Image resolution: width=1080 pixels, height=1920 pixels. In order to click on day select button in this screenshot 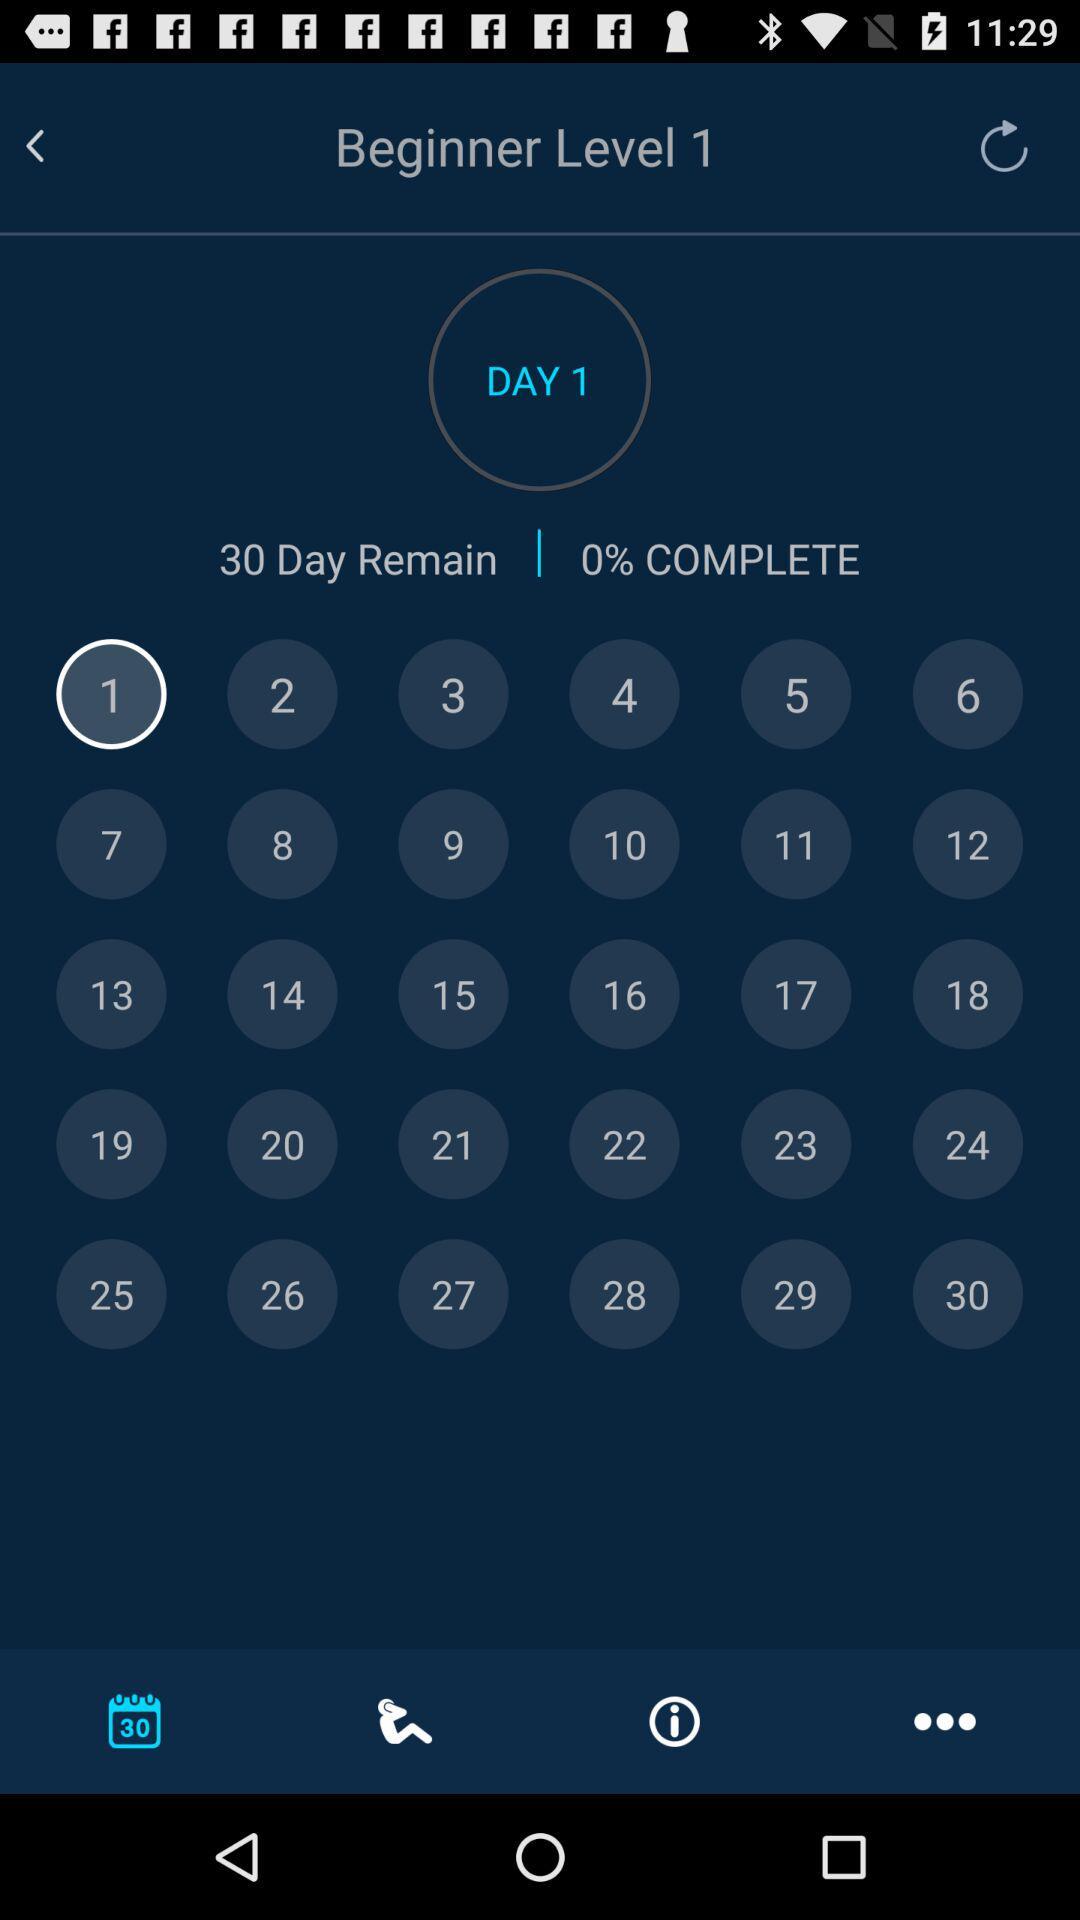, I will do `click(795, 1144)`.